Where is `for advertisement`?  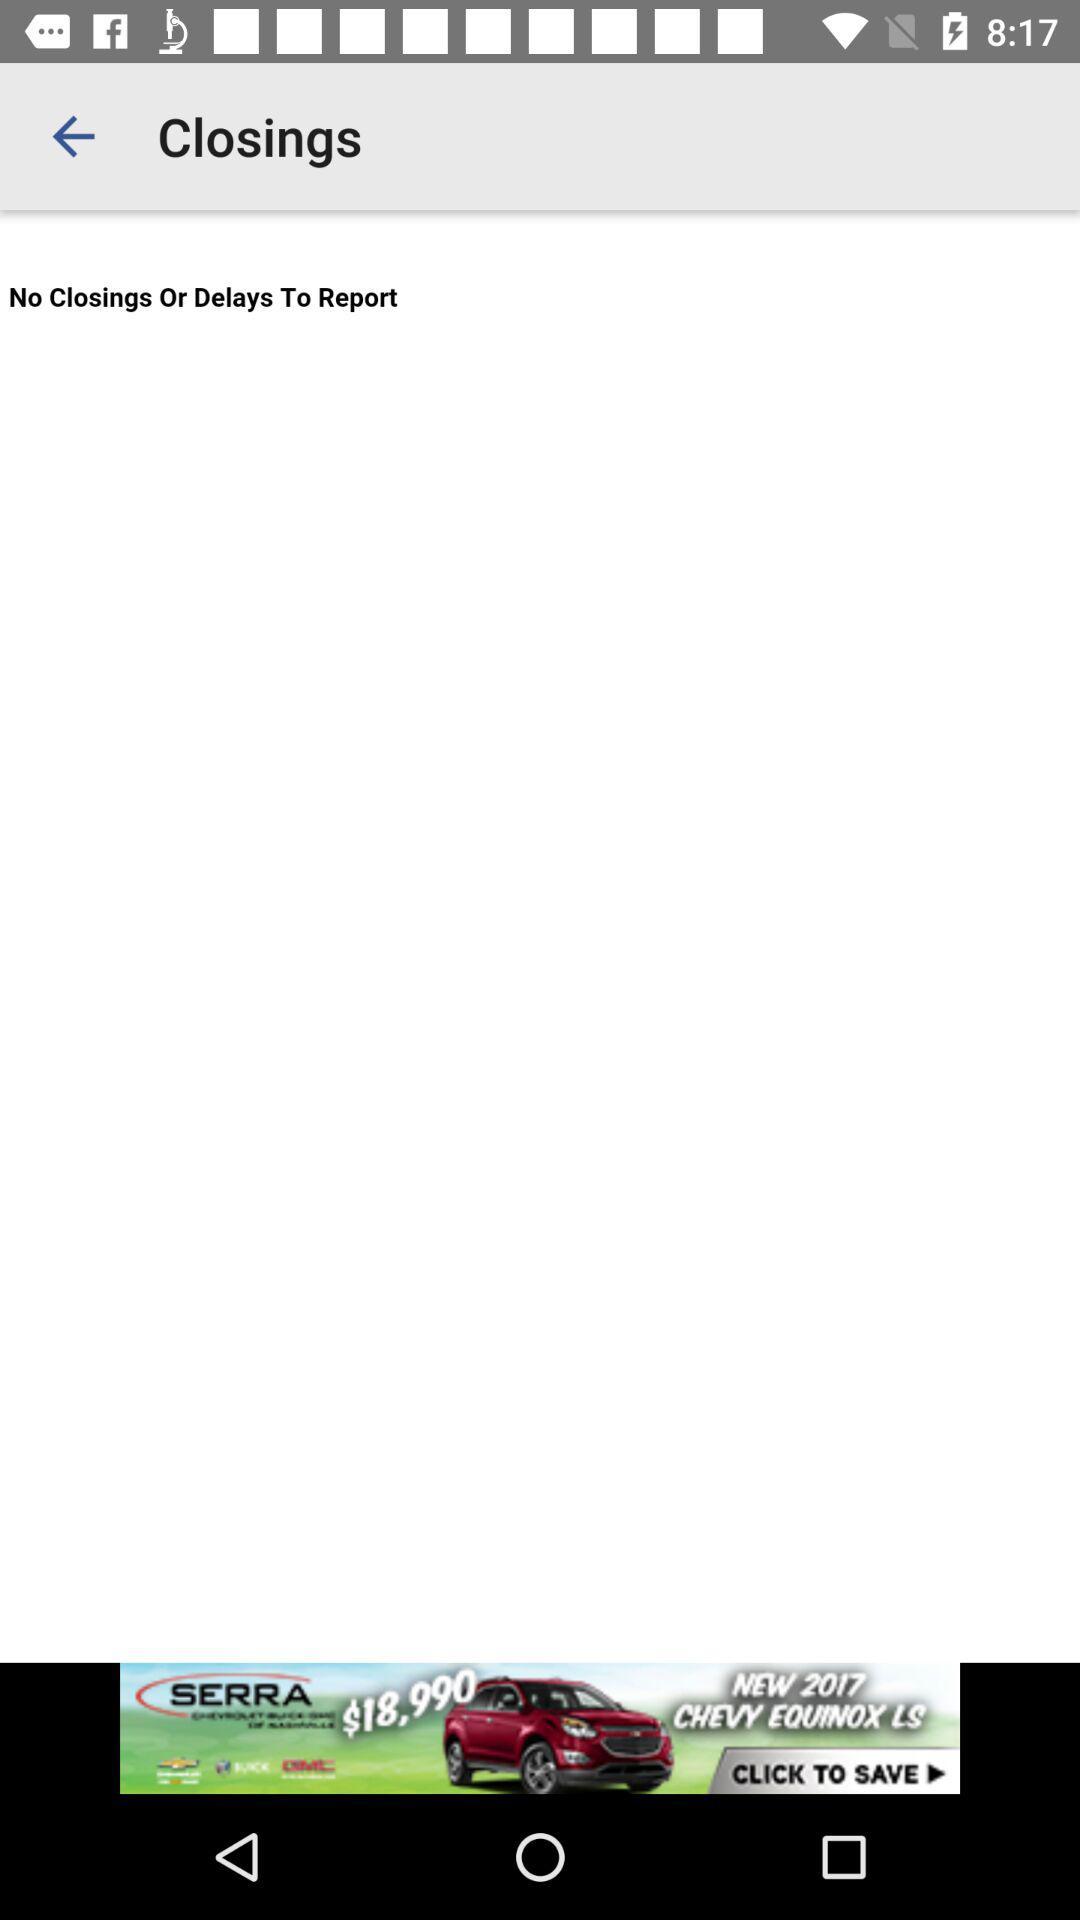 for advertisement is located at coordinates (540, 1727).